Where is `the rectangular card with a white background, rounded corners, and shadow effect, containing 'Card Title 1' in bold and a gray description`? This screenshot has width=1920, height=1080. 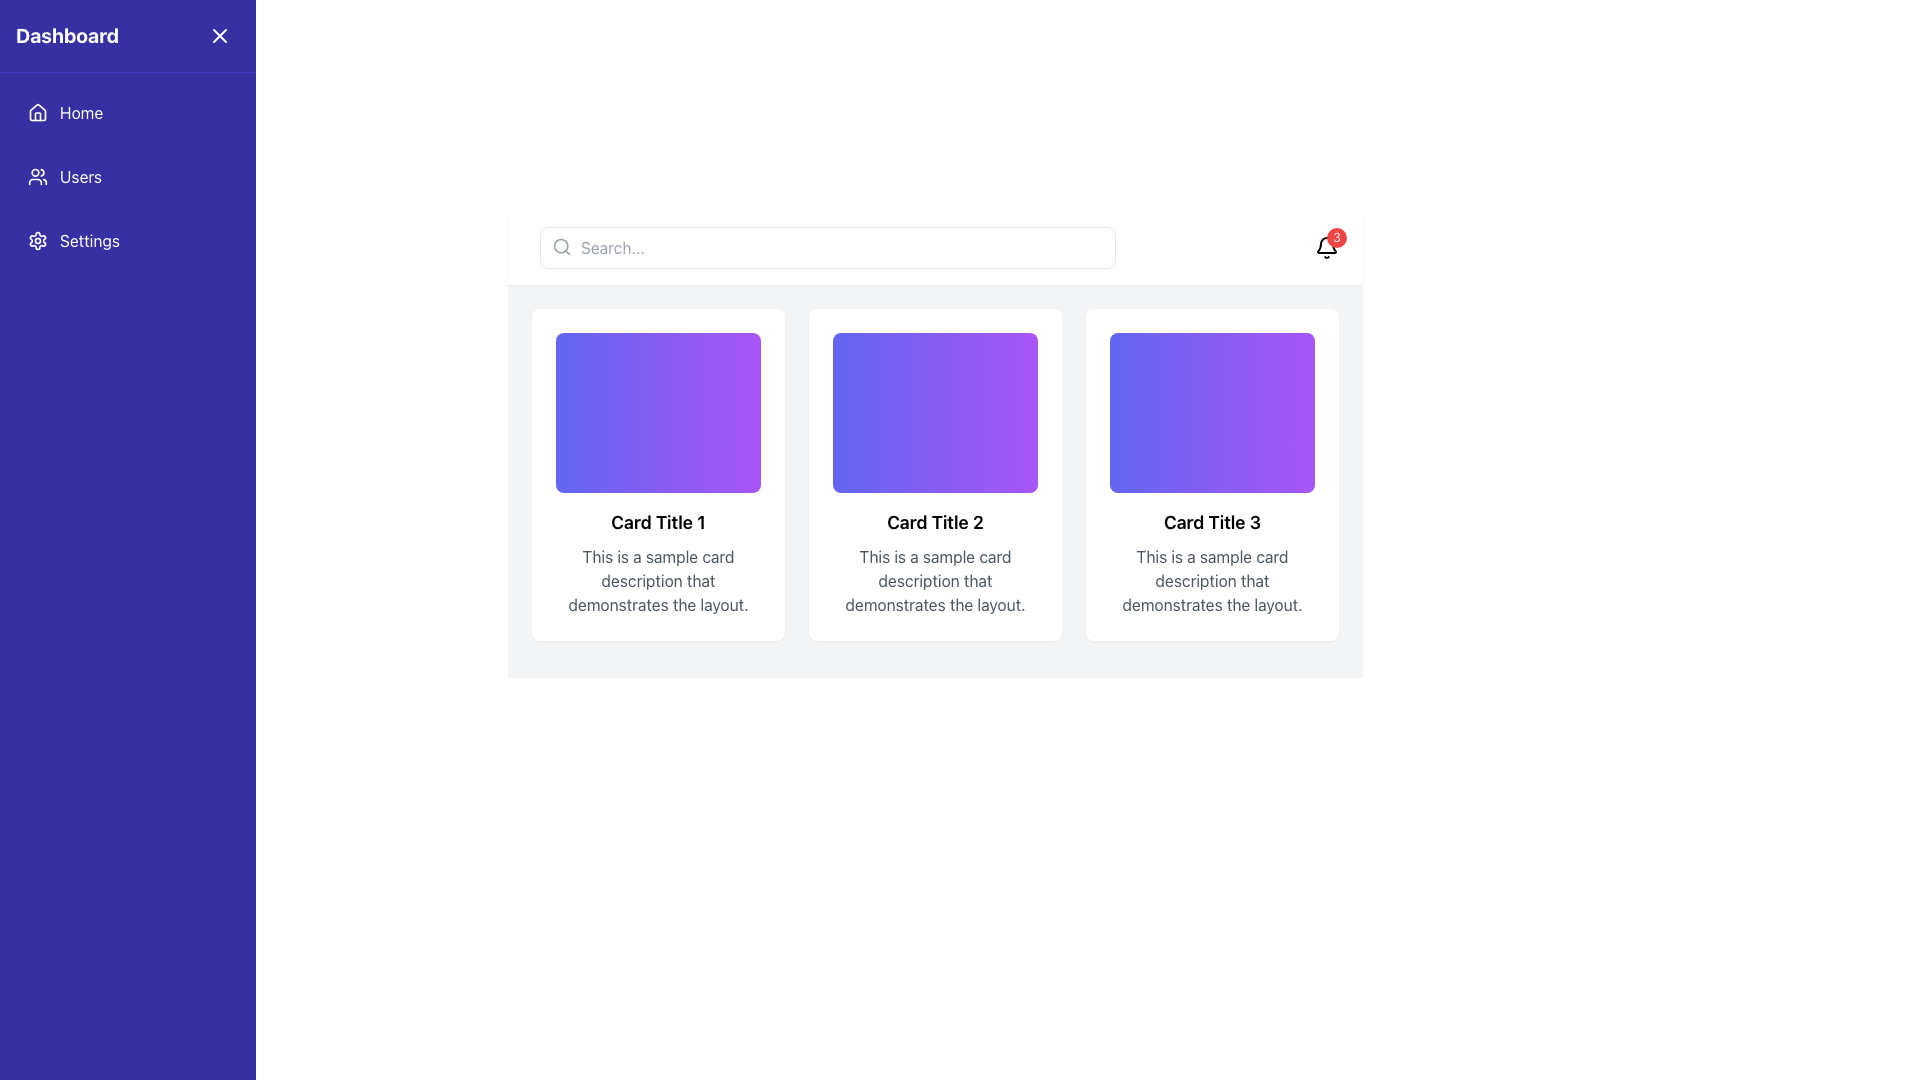
the rectangular card with a white background, rounded corners, and shadow effect, containing 'Card Title 1' in bold and a gray description is located at coordinates (658, 474).